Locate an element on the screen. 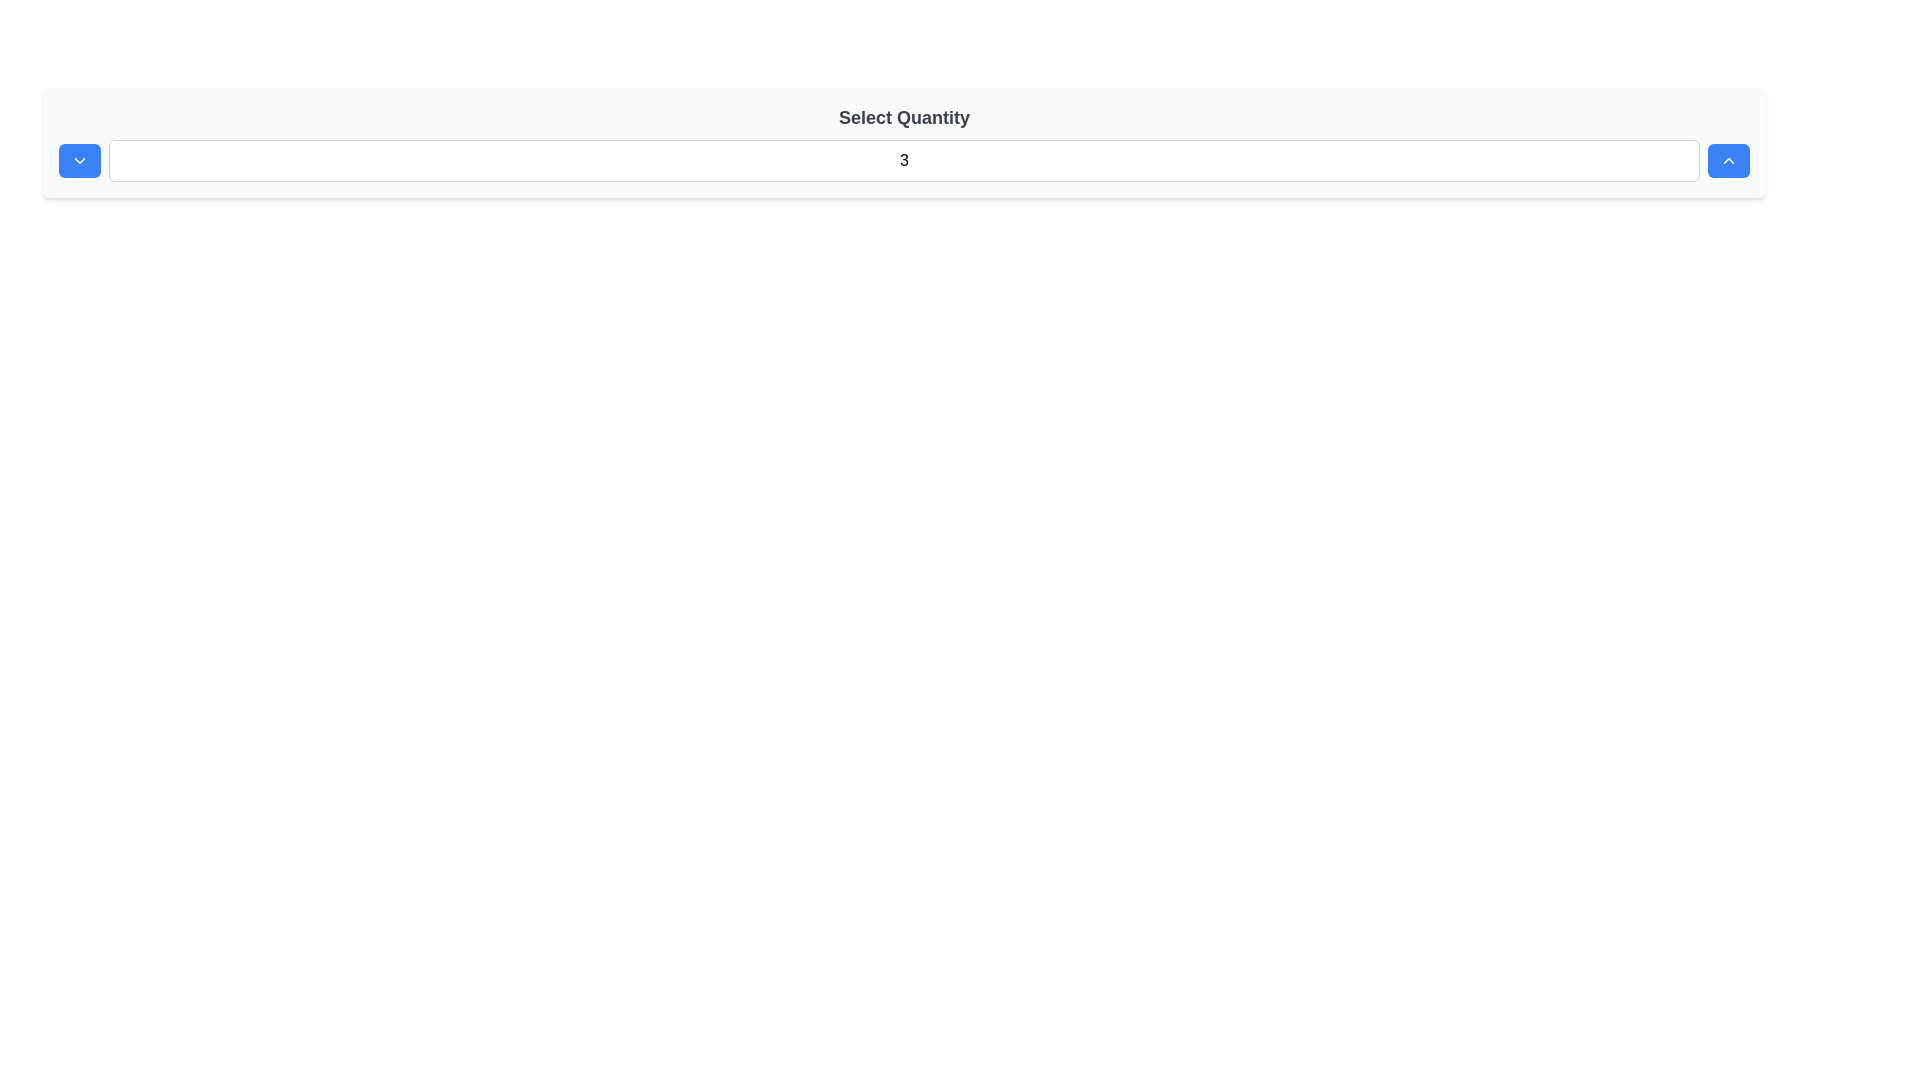 The width and height of the screenshot is (1920, 1080). the chevron icon button located within a blue rectangular button with rounded corners is located at coordinates (1727, 160).